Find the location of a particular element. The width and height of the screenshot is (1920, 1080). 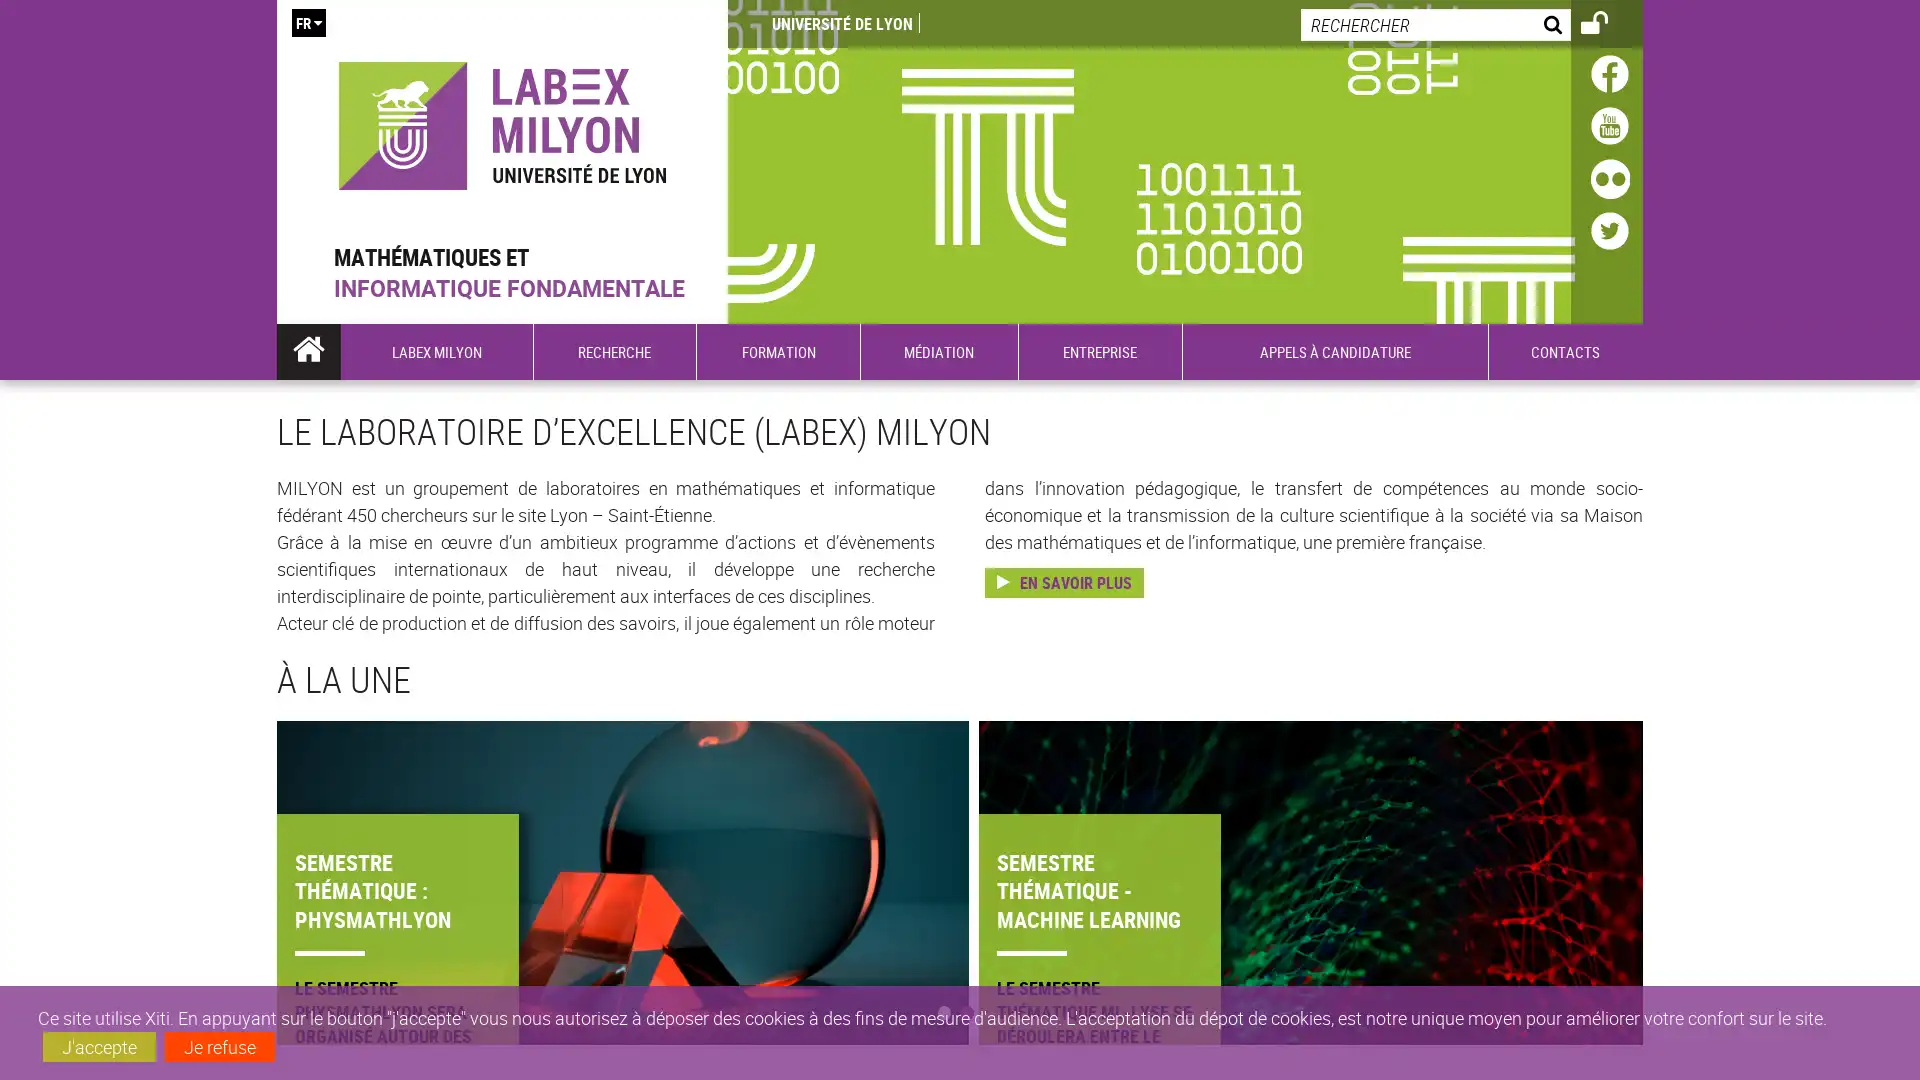

FR is located at coordinates (307, 22).